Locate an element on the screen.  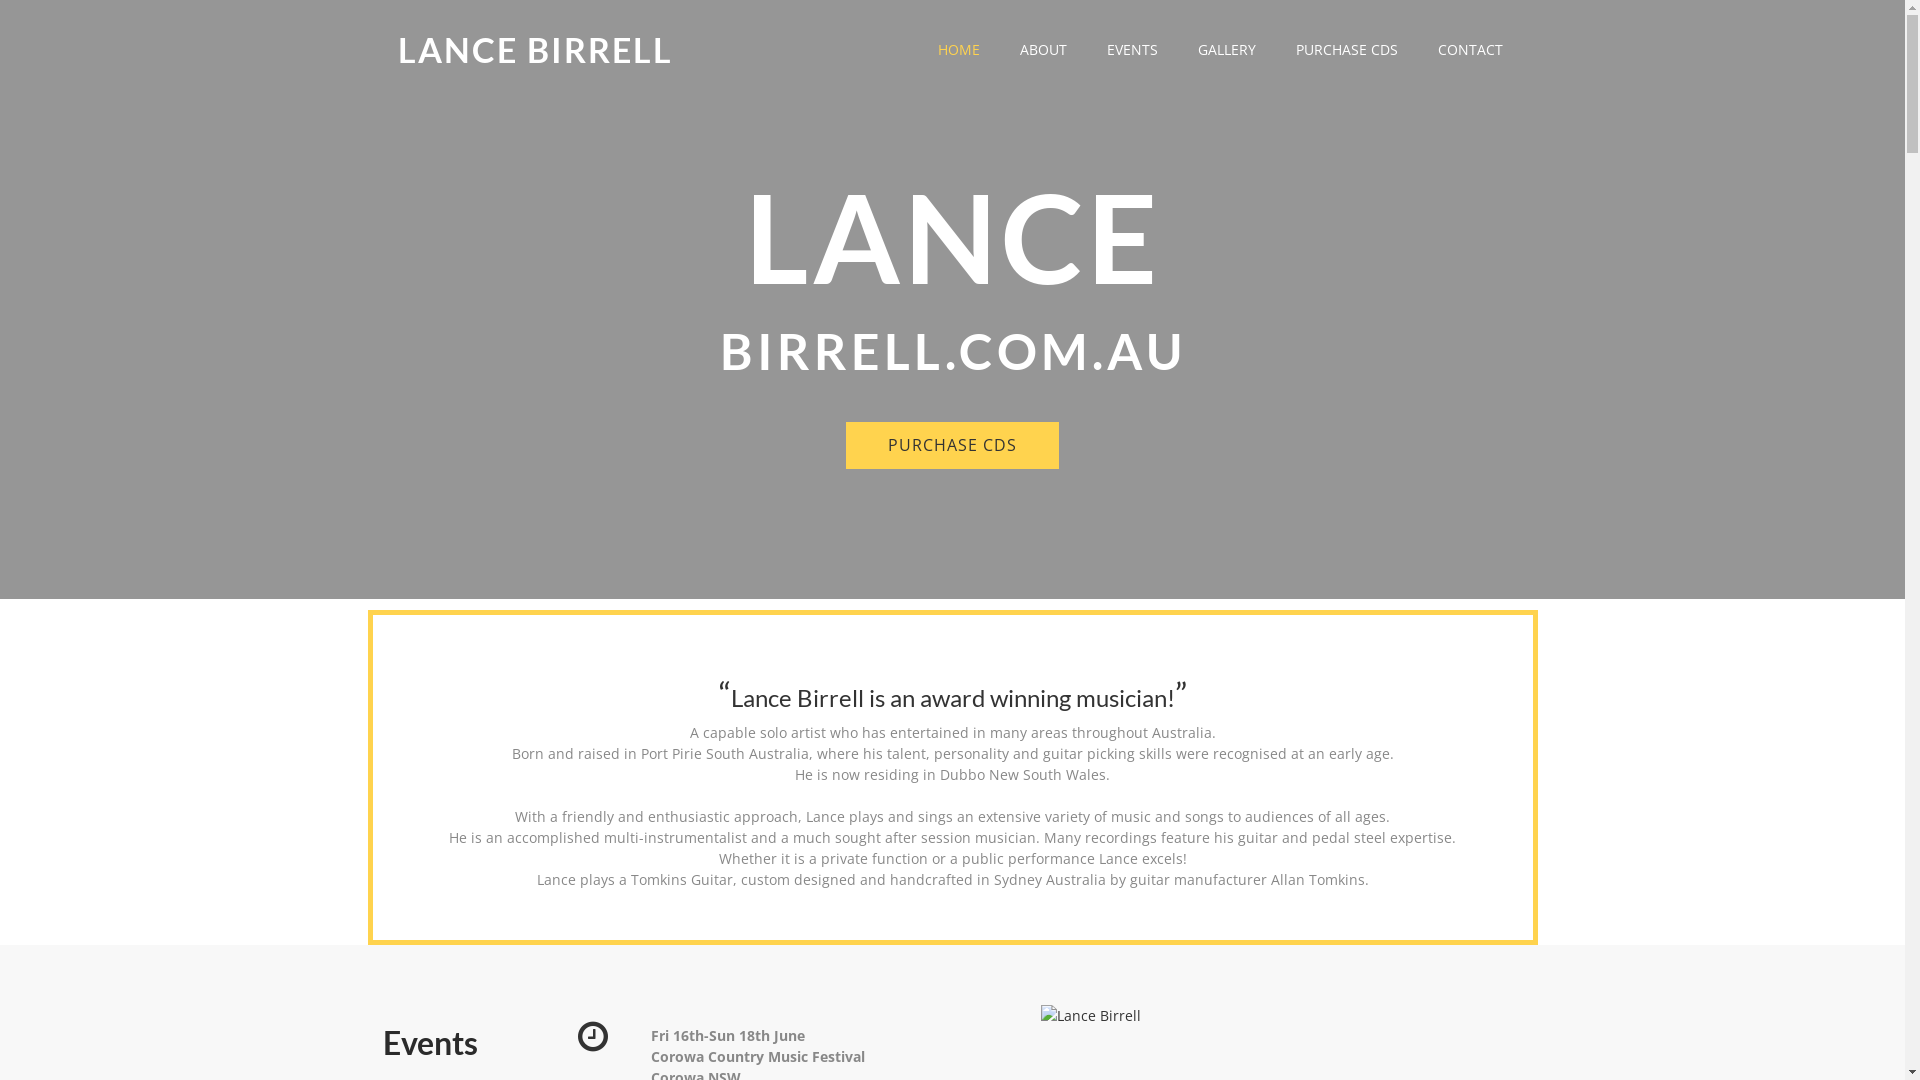
'PURCHASE CDS' is located at coordinates (951, 444).